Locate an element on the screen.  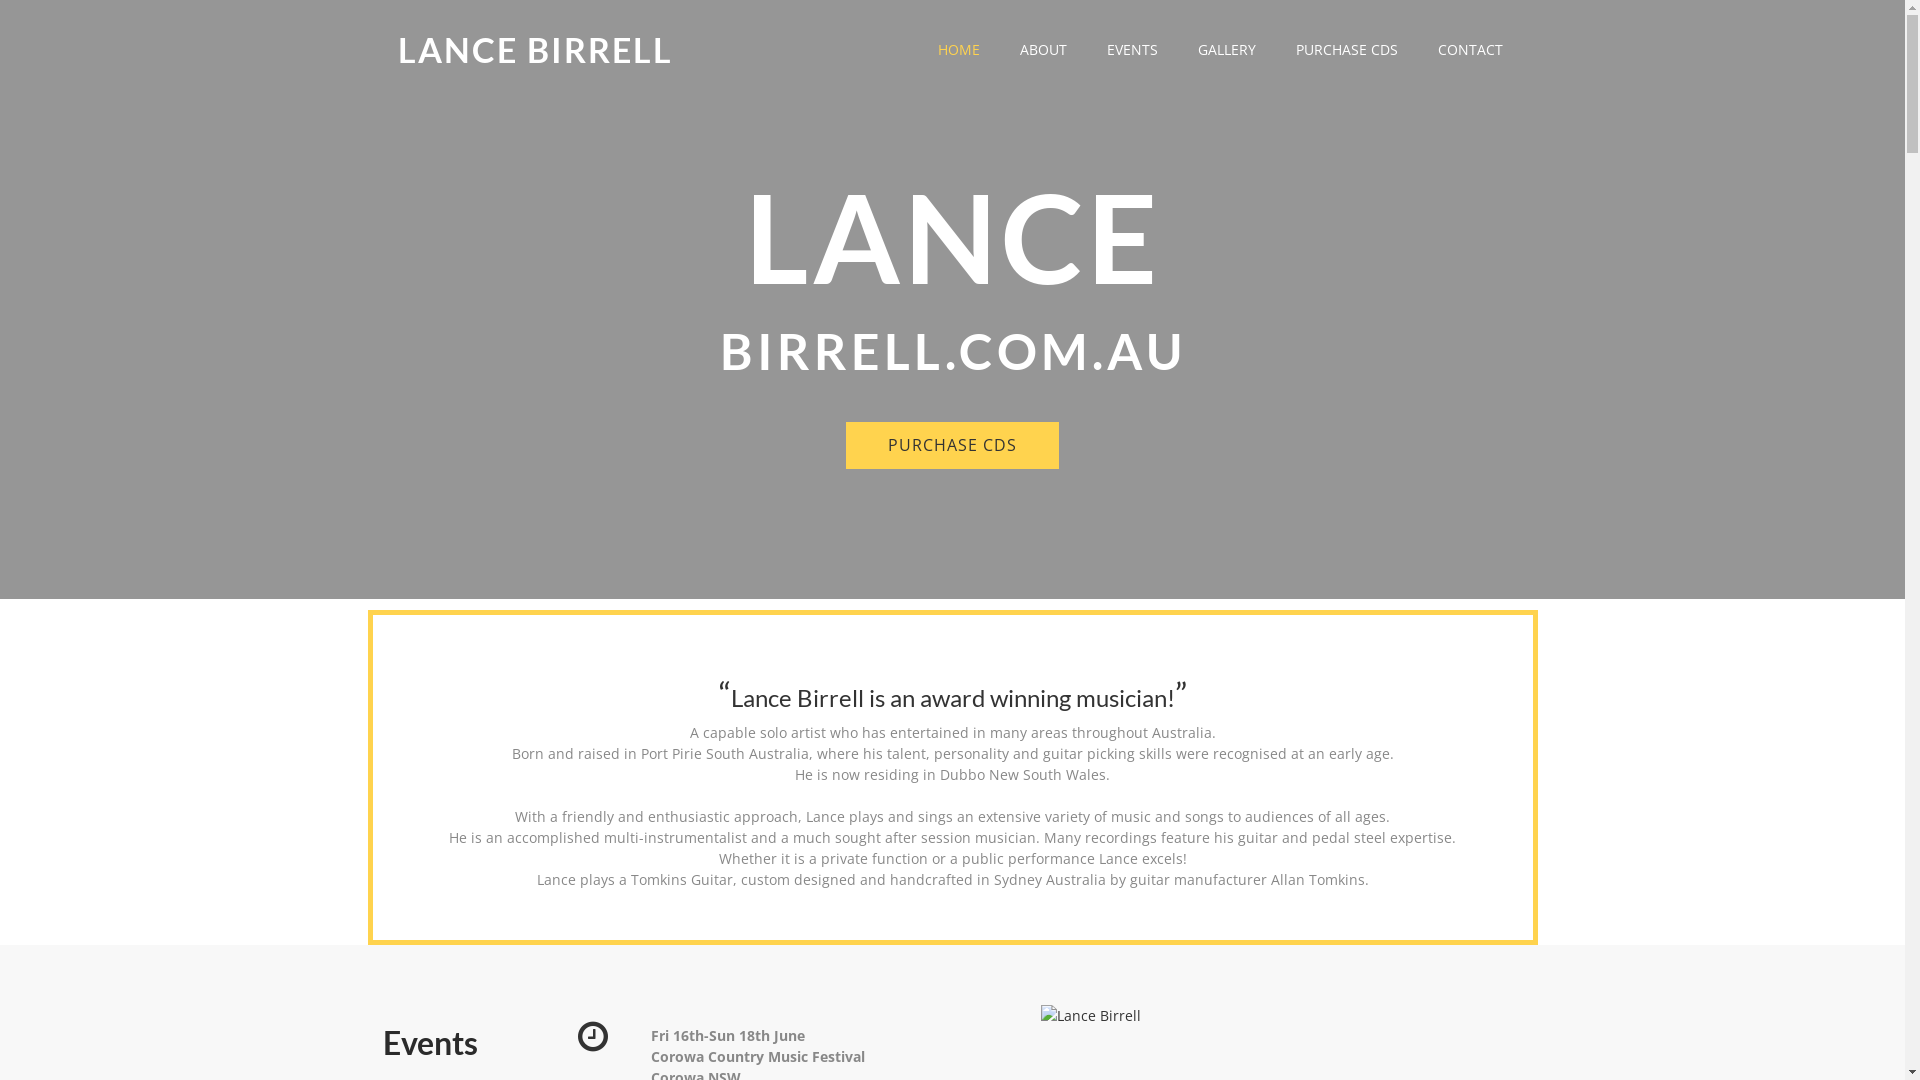
'PURCHASE CDS' is located at coordinates (951, 444).